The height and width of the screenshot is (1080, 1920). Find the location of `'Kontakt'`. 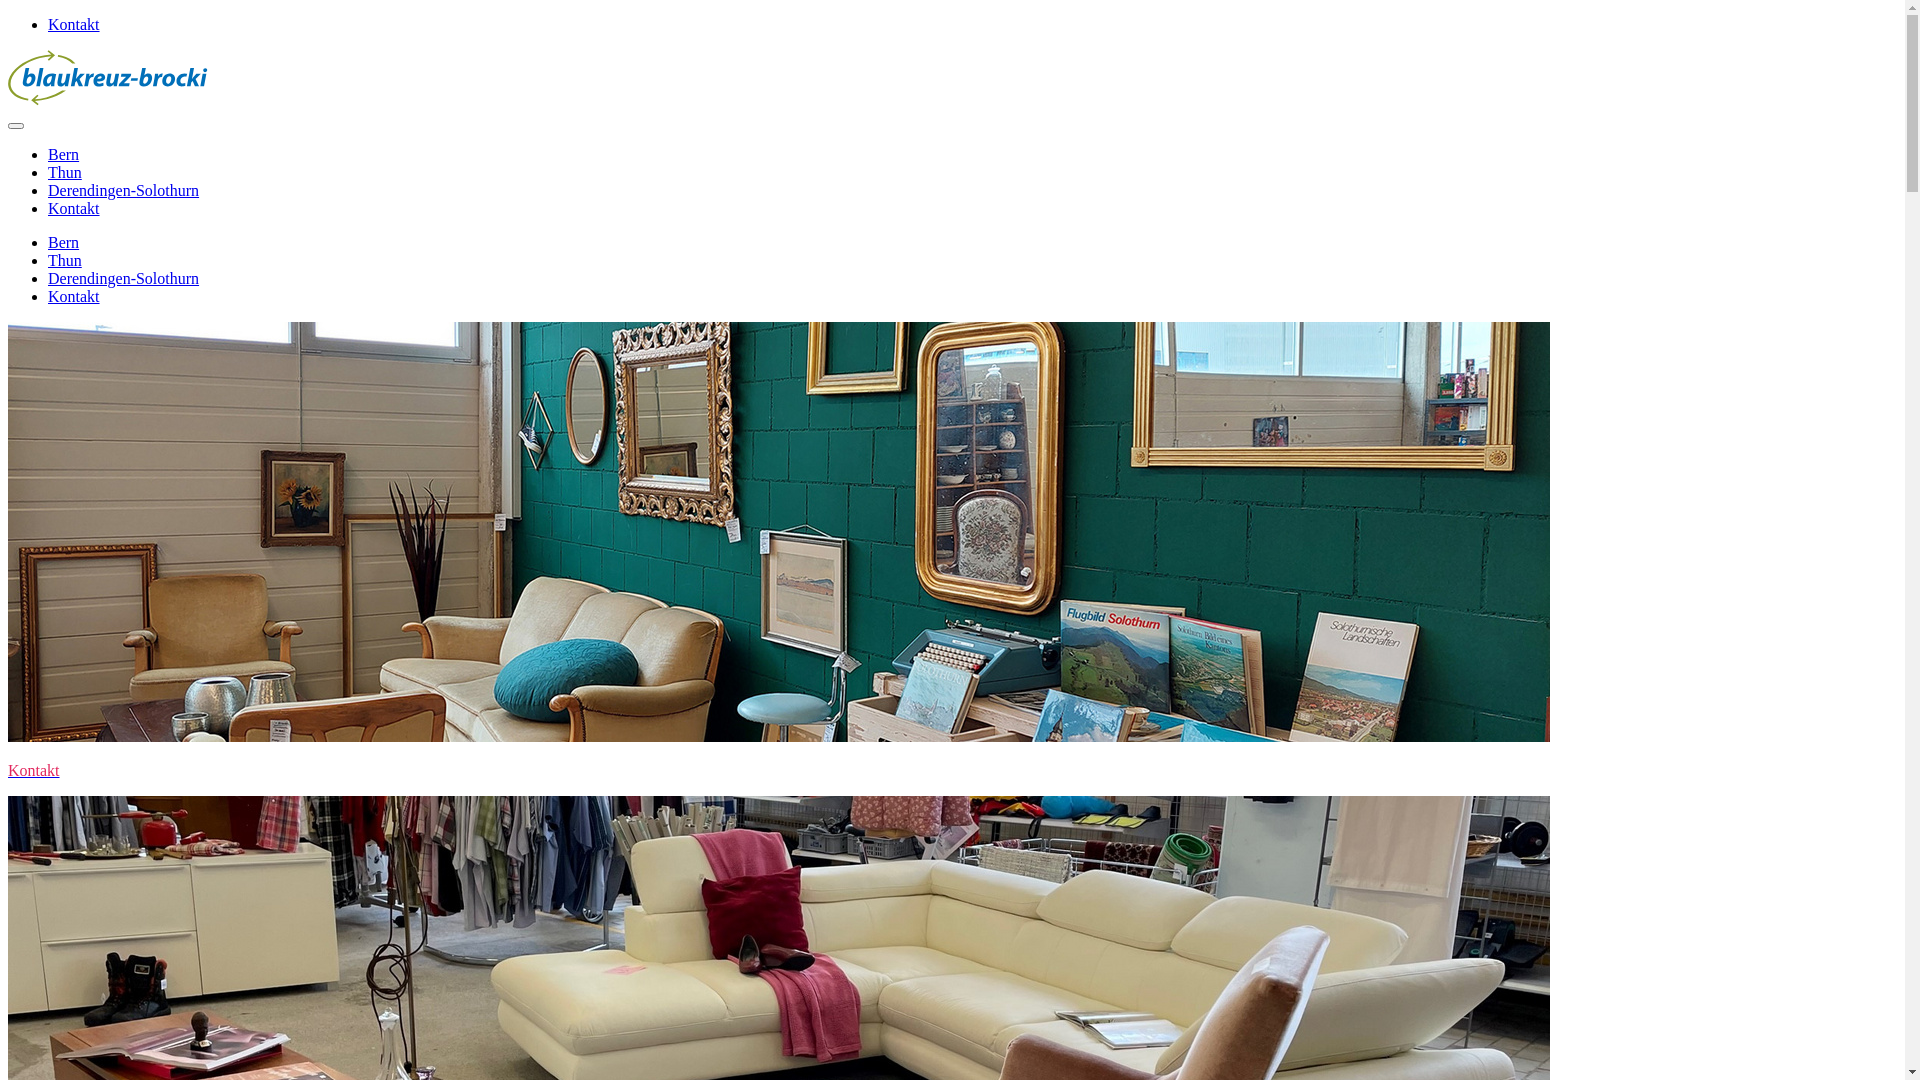

'Kontakt' is located at coordinates (73, 24).